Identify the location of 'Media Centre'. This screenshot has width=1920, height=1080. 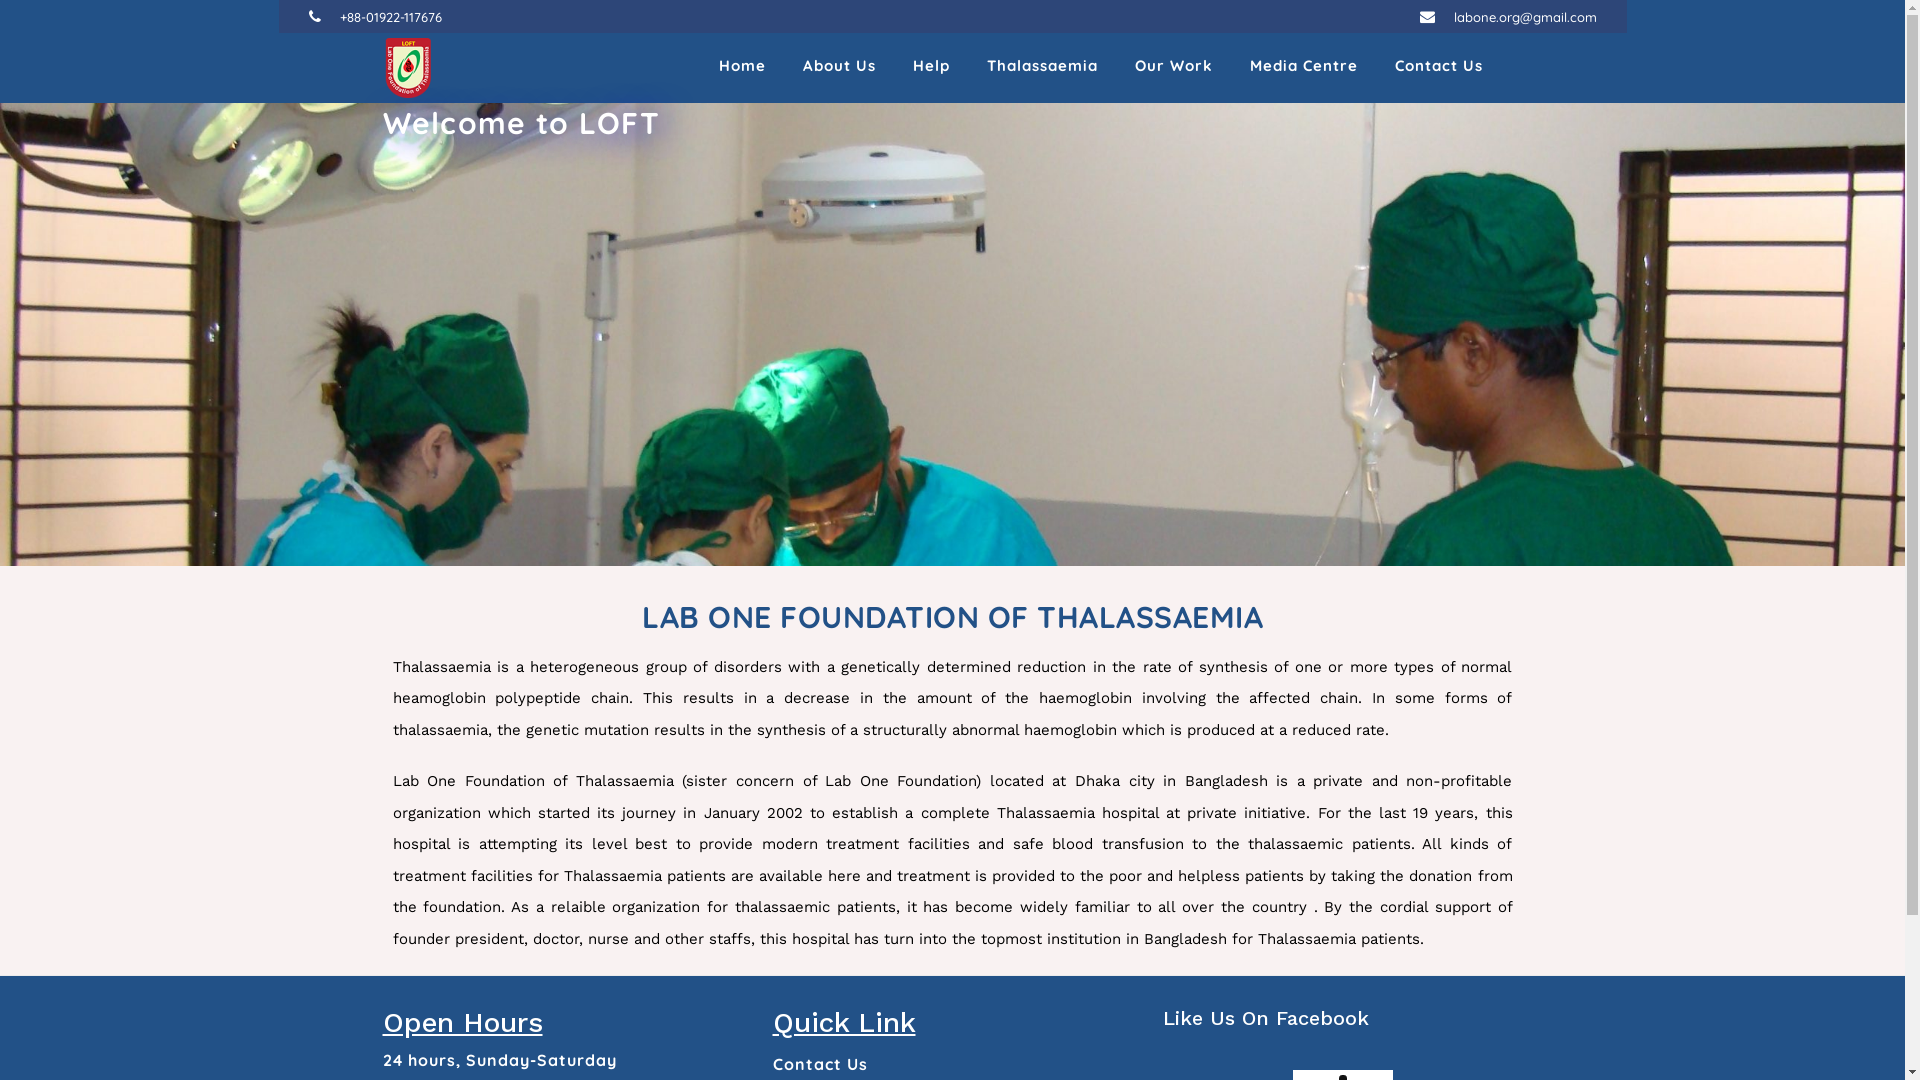
(1304, 67).